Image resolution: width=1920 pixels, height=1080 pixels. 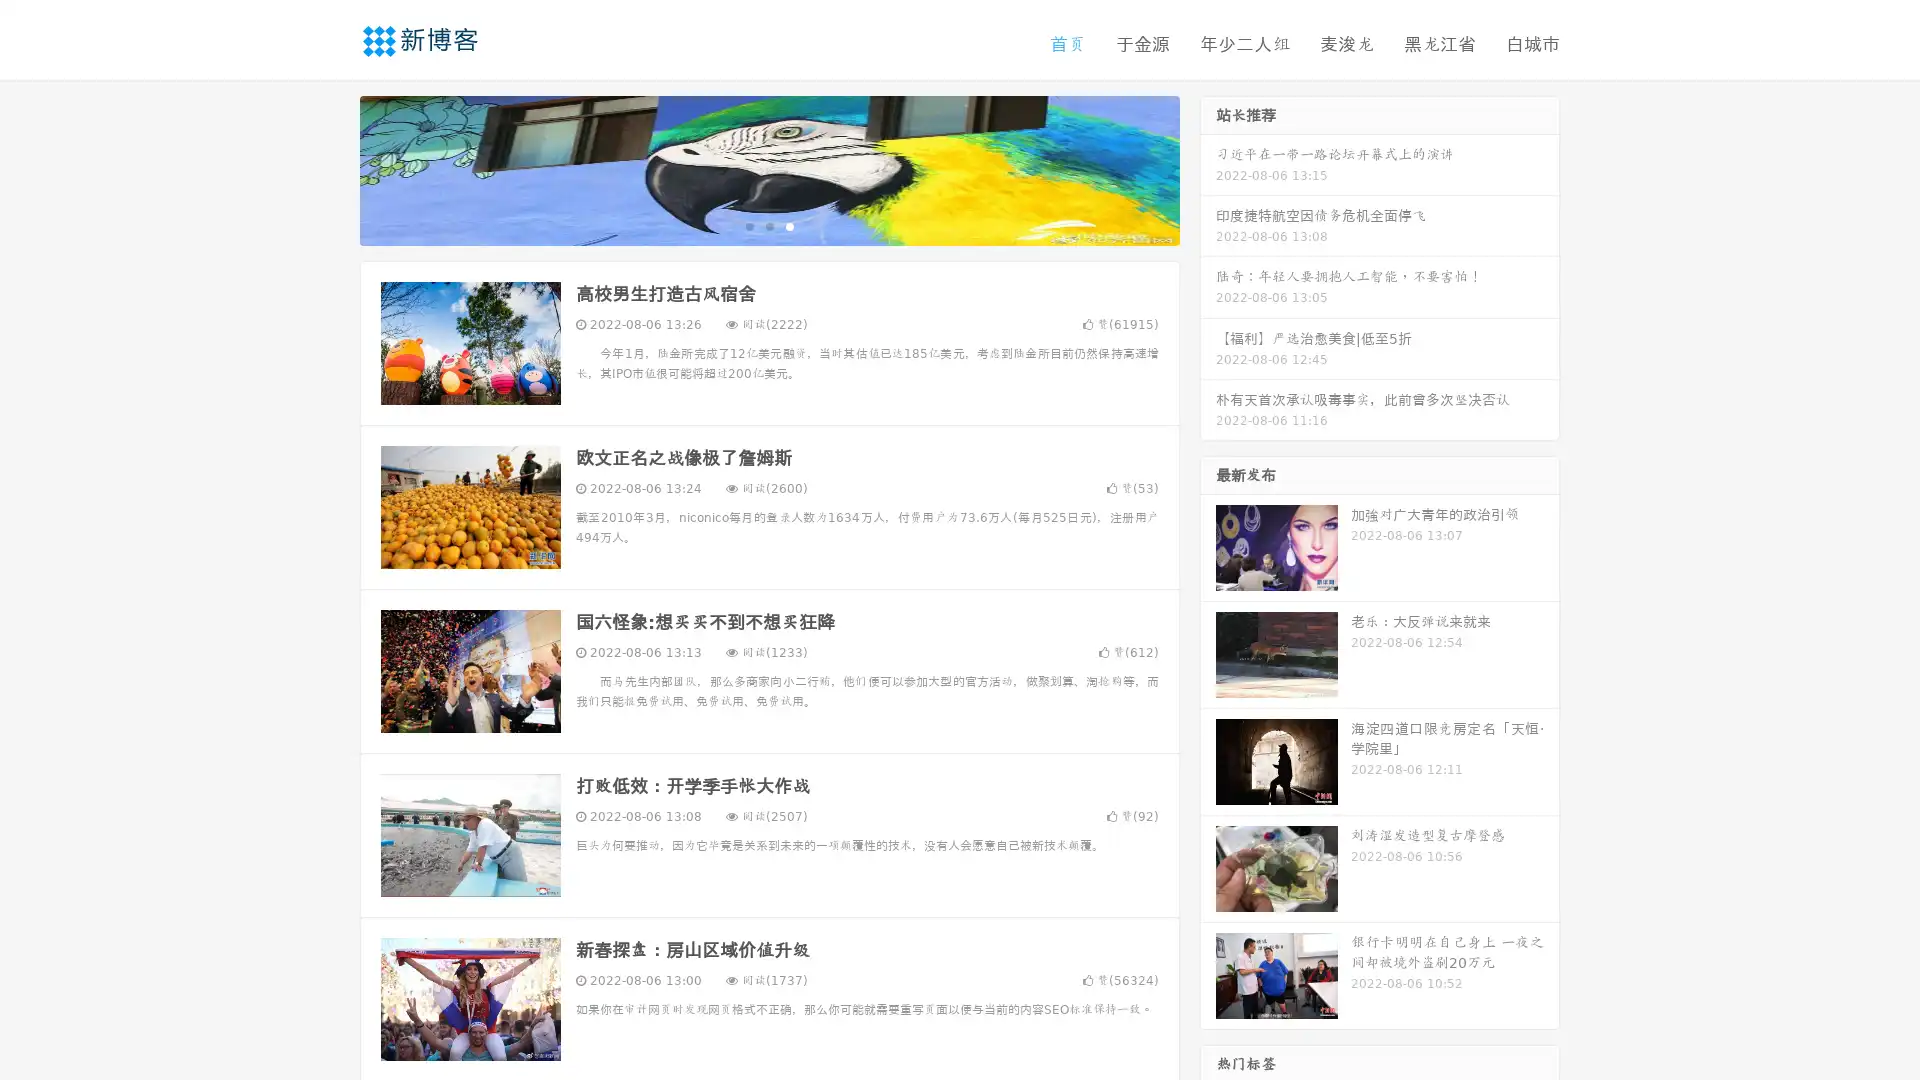 What do you see at coordinates (1208, 168) in the screenshot?
I see `Next slide` at bounding box center [1208, 168].